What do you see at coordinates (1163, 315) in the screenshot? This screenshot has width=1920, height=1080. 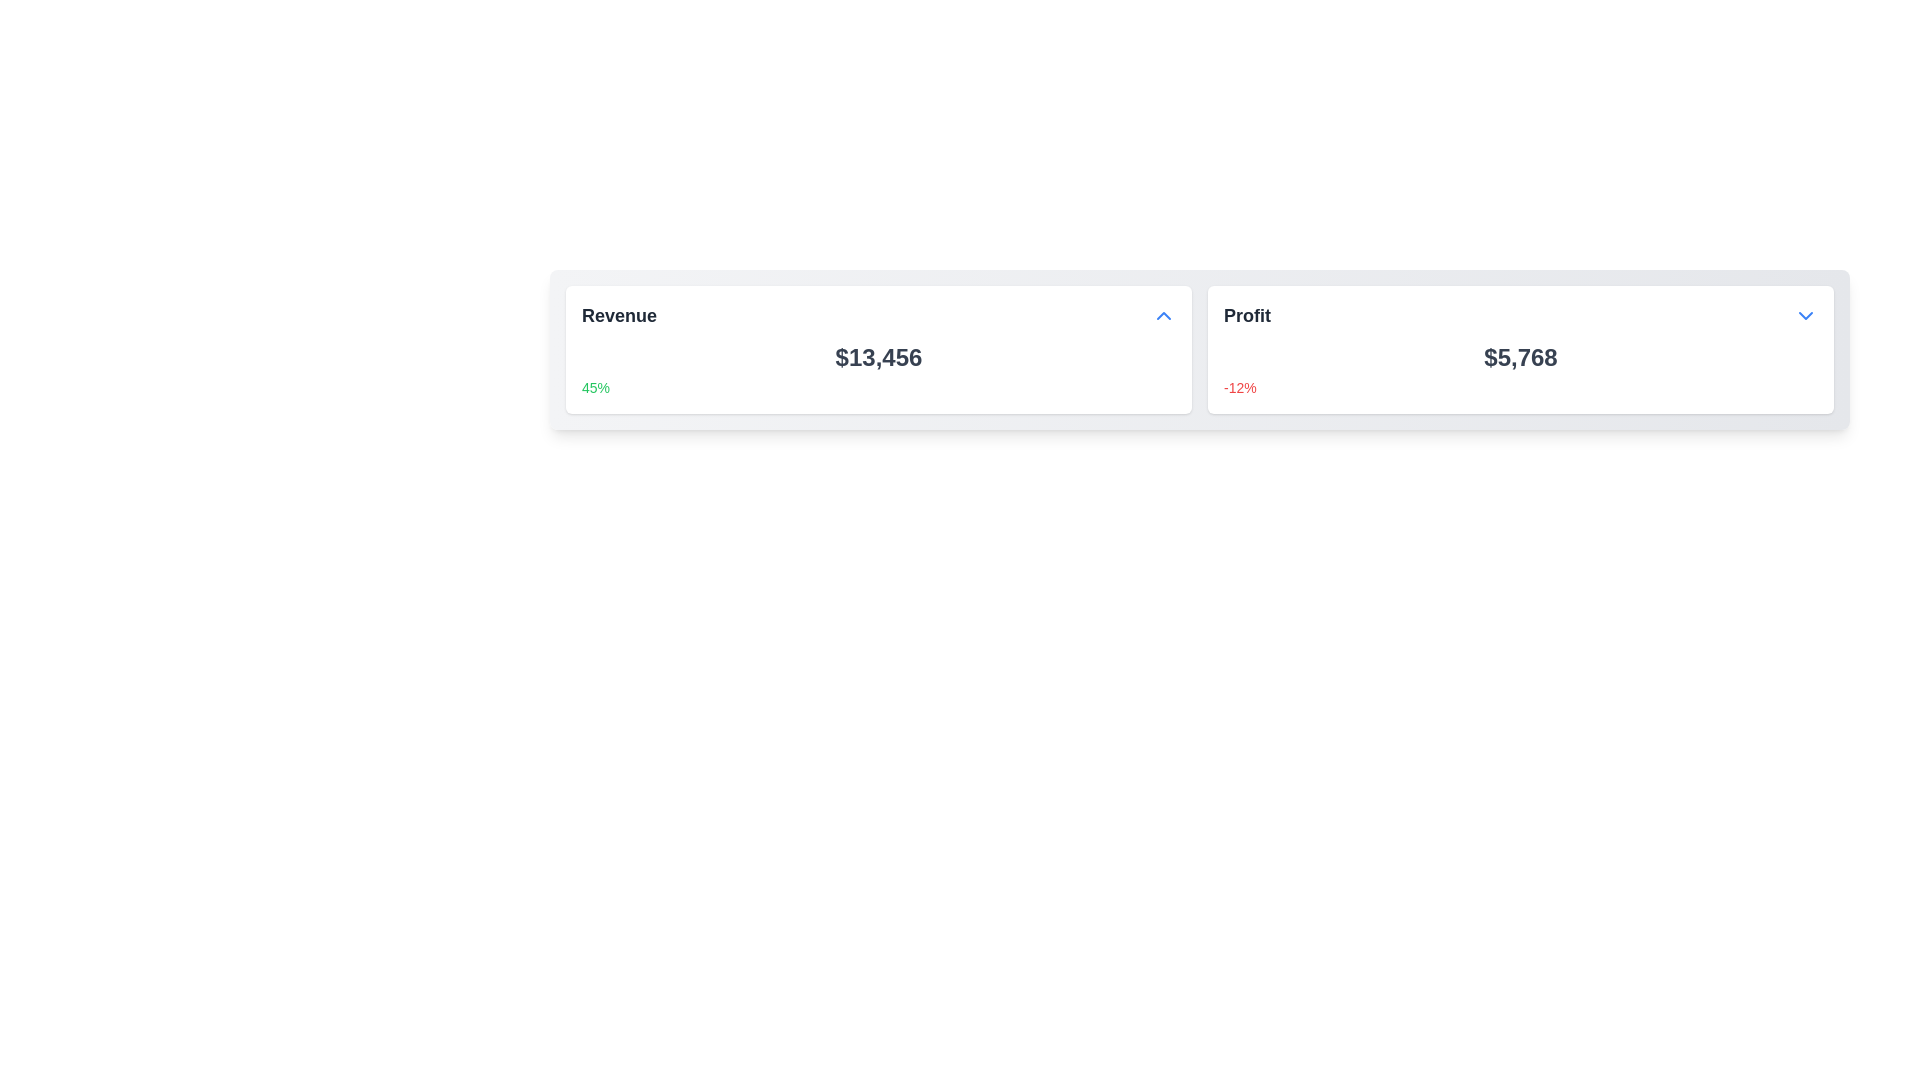 I see `the upward-pointing blue chevron icon located at the far-right of the 'Revenue' section in the financial dashboard` at bounding box center [1163, 315].